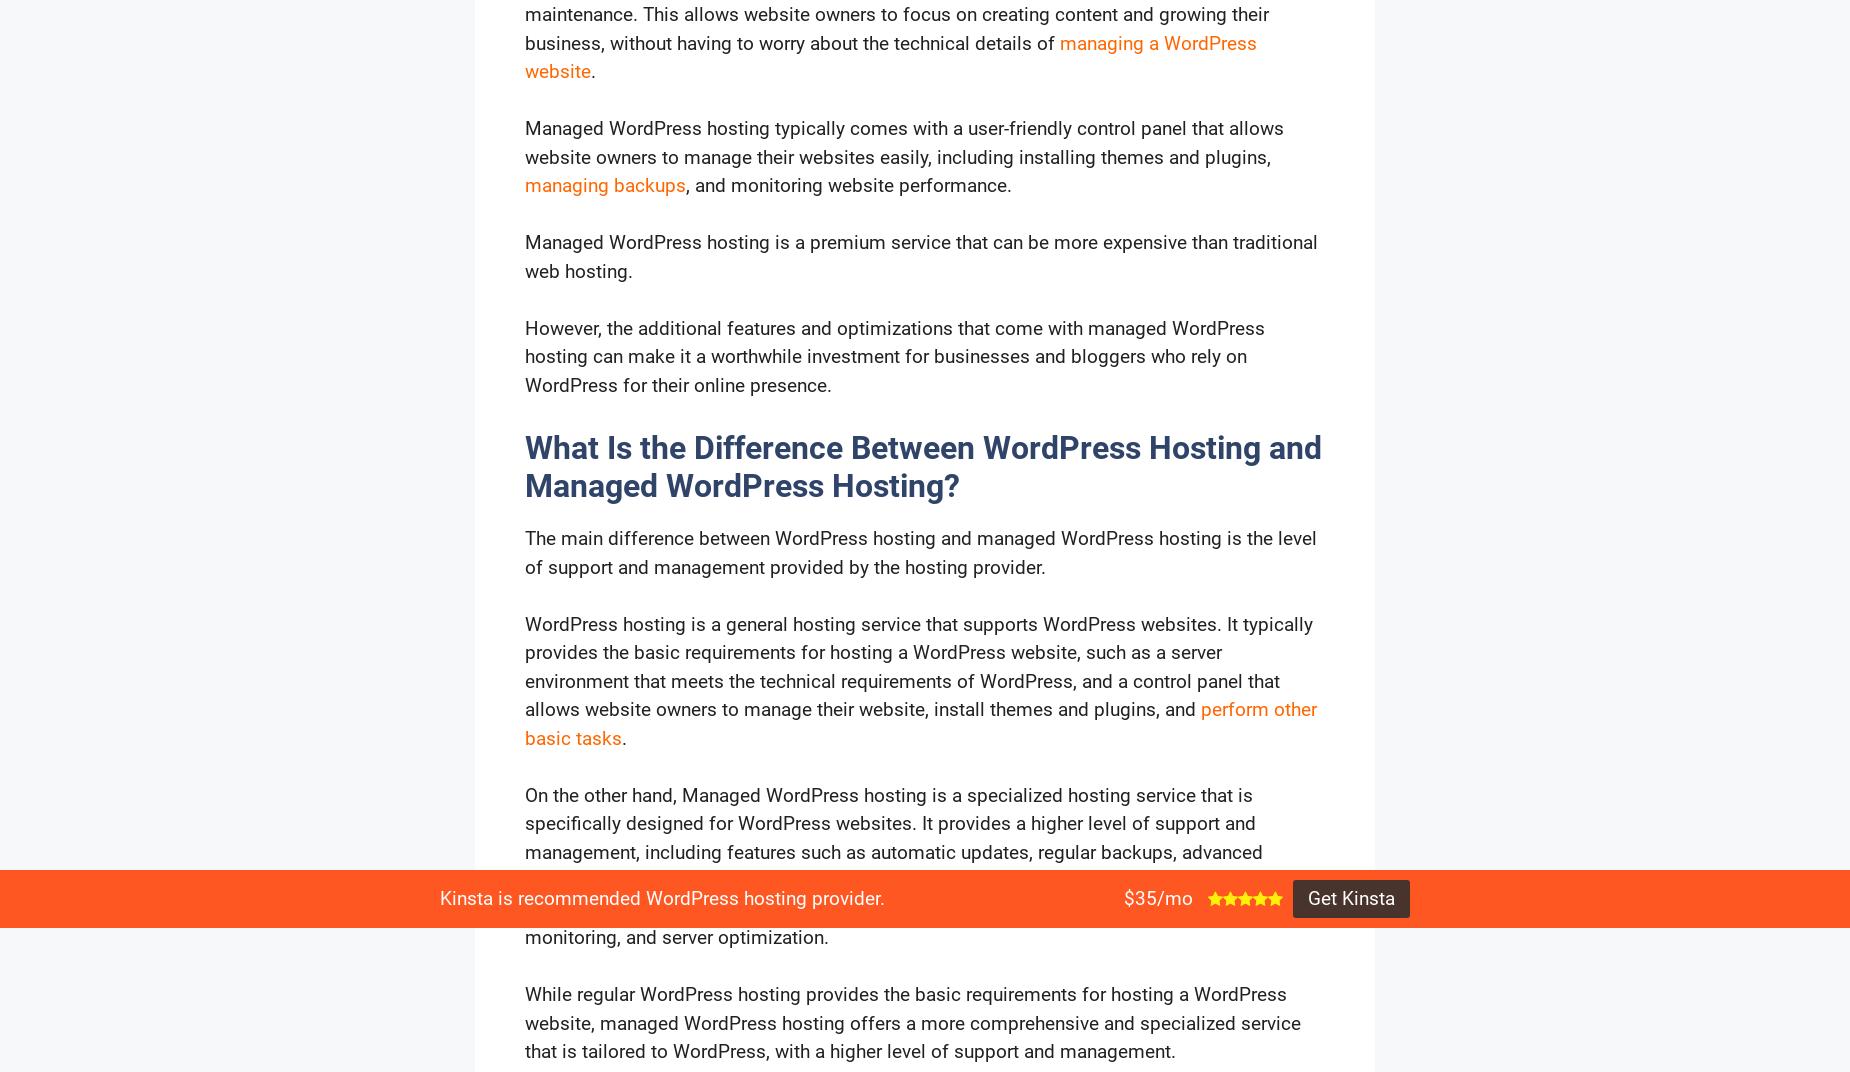 The width and height of the screenshot is (1850, 1072). I want to click on 'perform other basic tasks', so click(920, 722).